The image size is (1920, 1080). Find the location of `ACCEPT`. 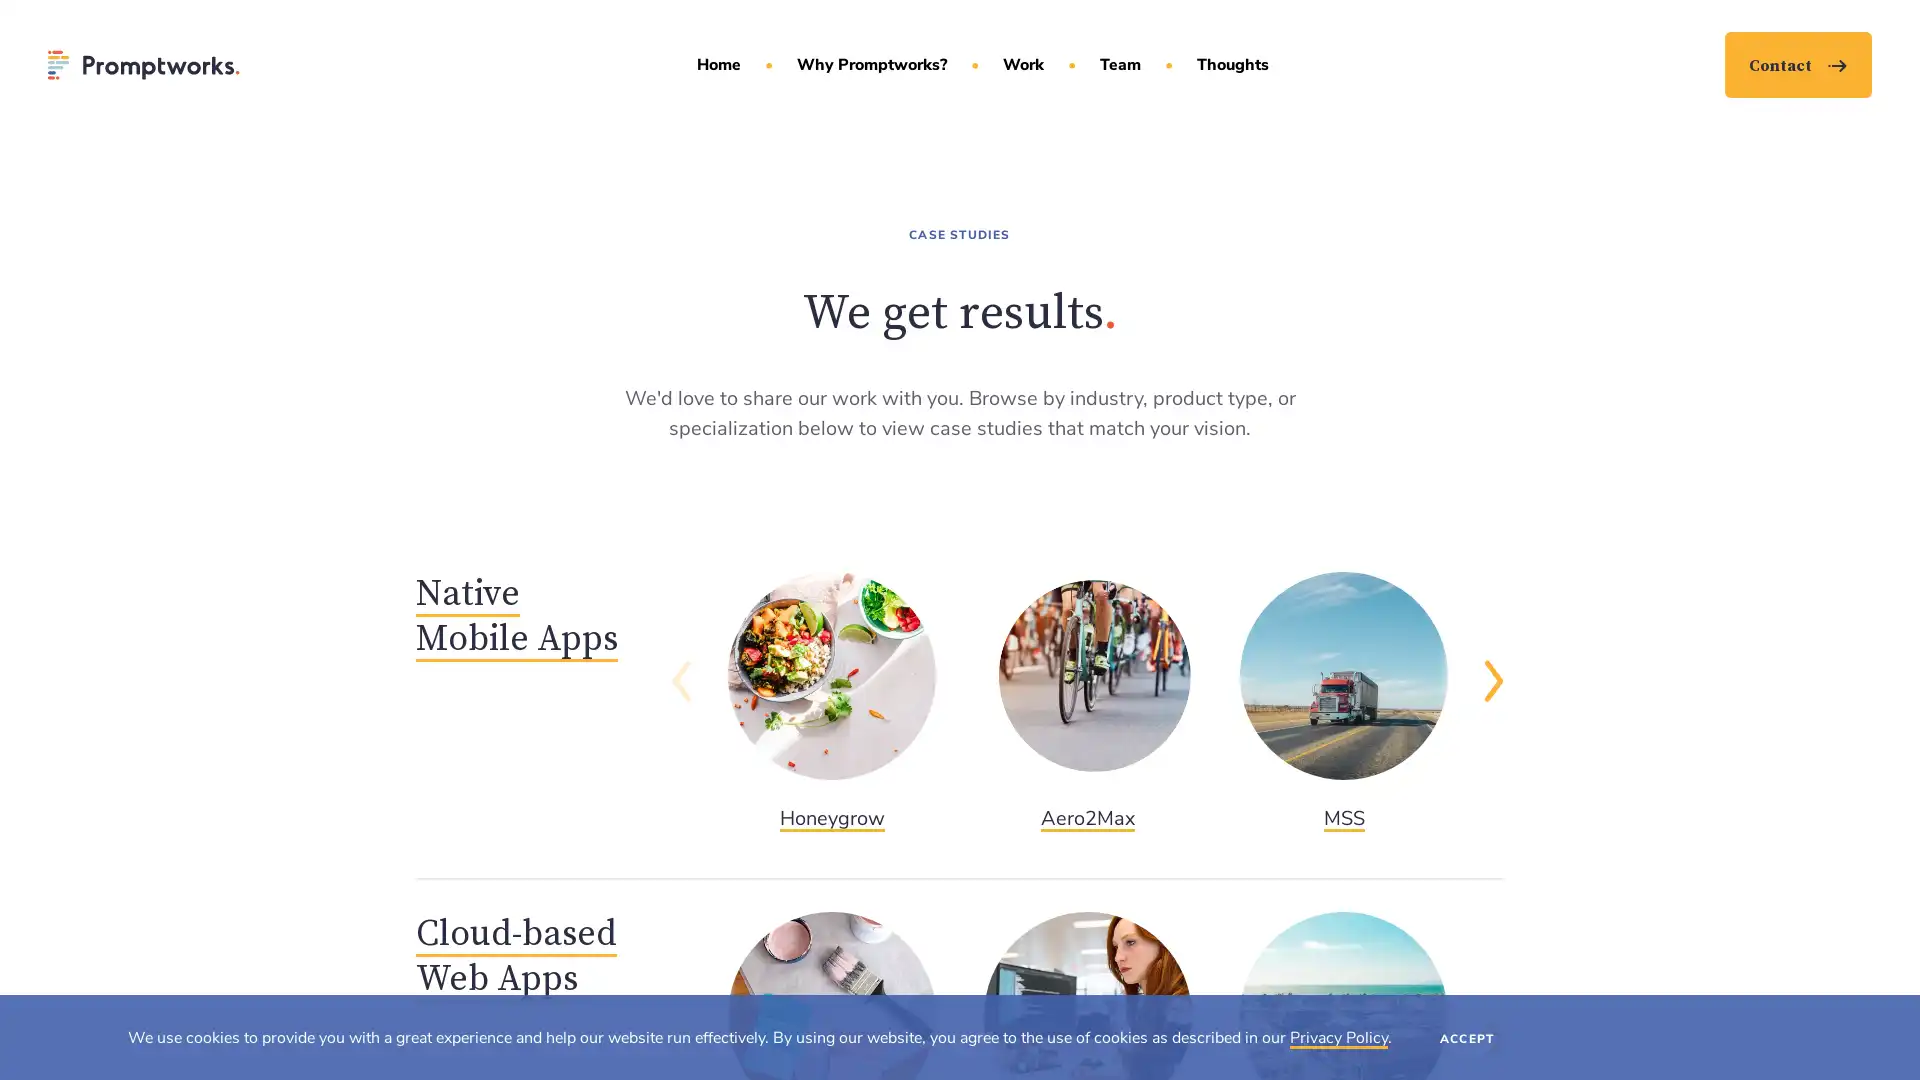

ACCEPT is located at coordinates (1467, 1036).